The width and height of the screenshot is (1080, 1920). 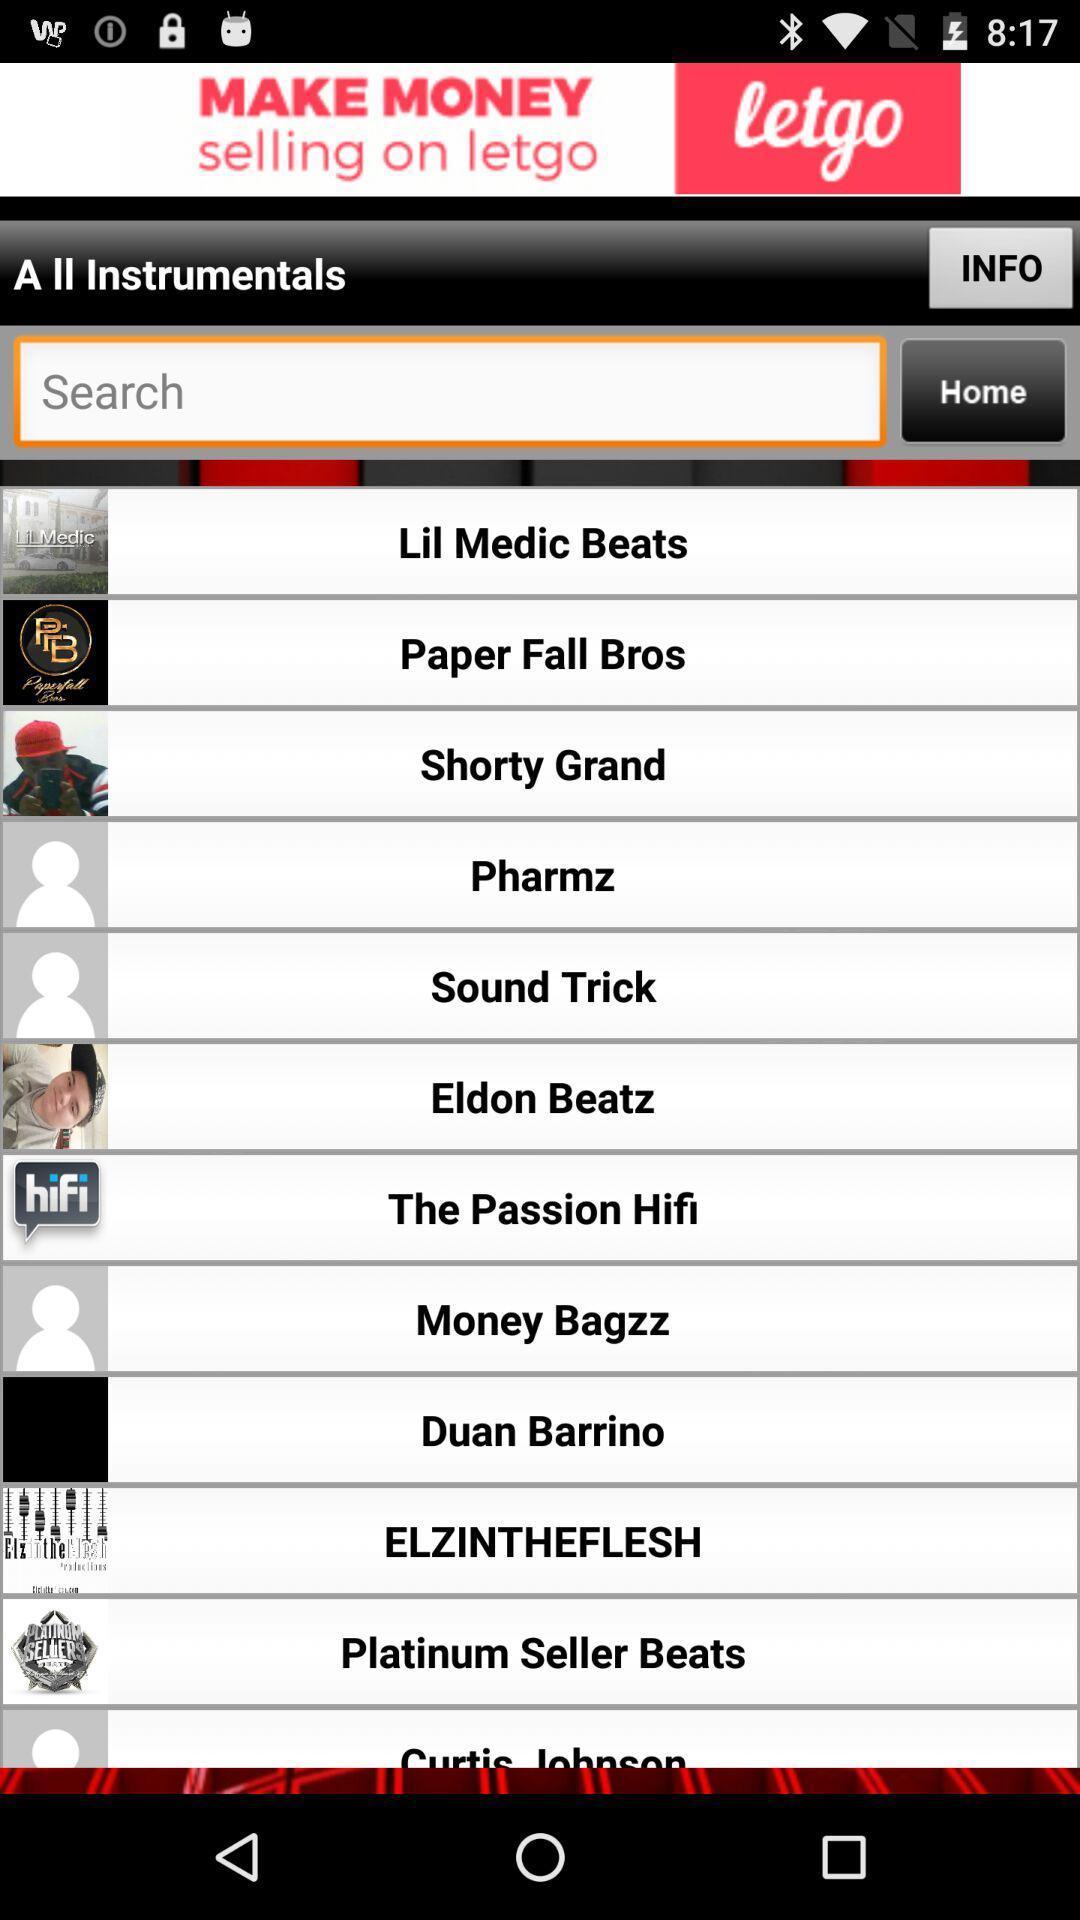 I want to click on go back, so click(x=982, y=392).